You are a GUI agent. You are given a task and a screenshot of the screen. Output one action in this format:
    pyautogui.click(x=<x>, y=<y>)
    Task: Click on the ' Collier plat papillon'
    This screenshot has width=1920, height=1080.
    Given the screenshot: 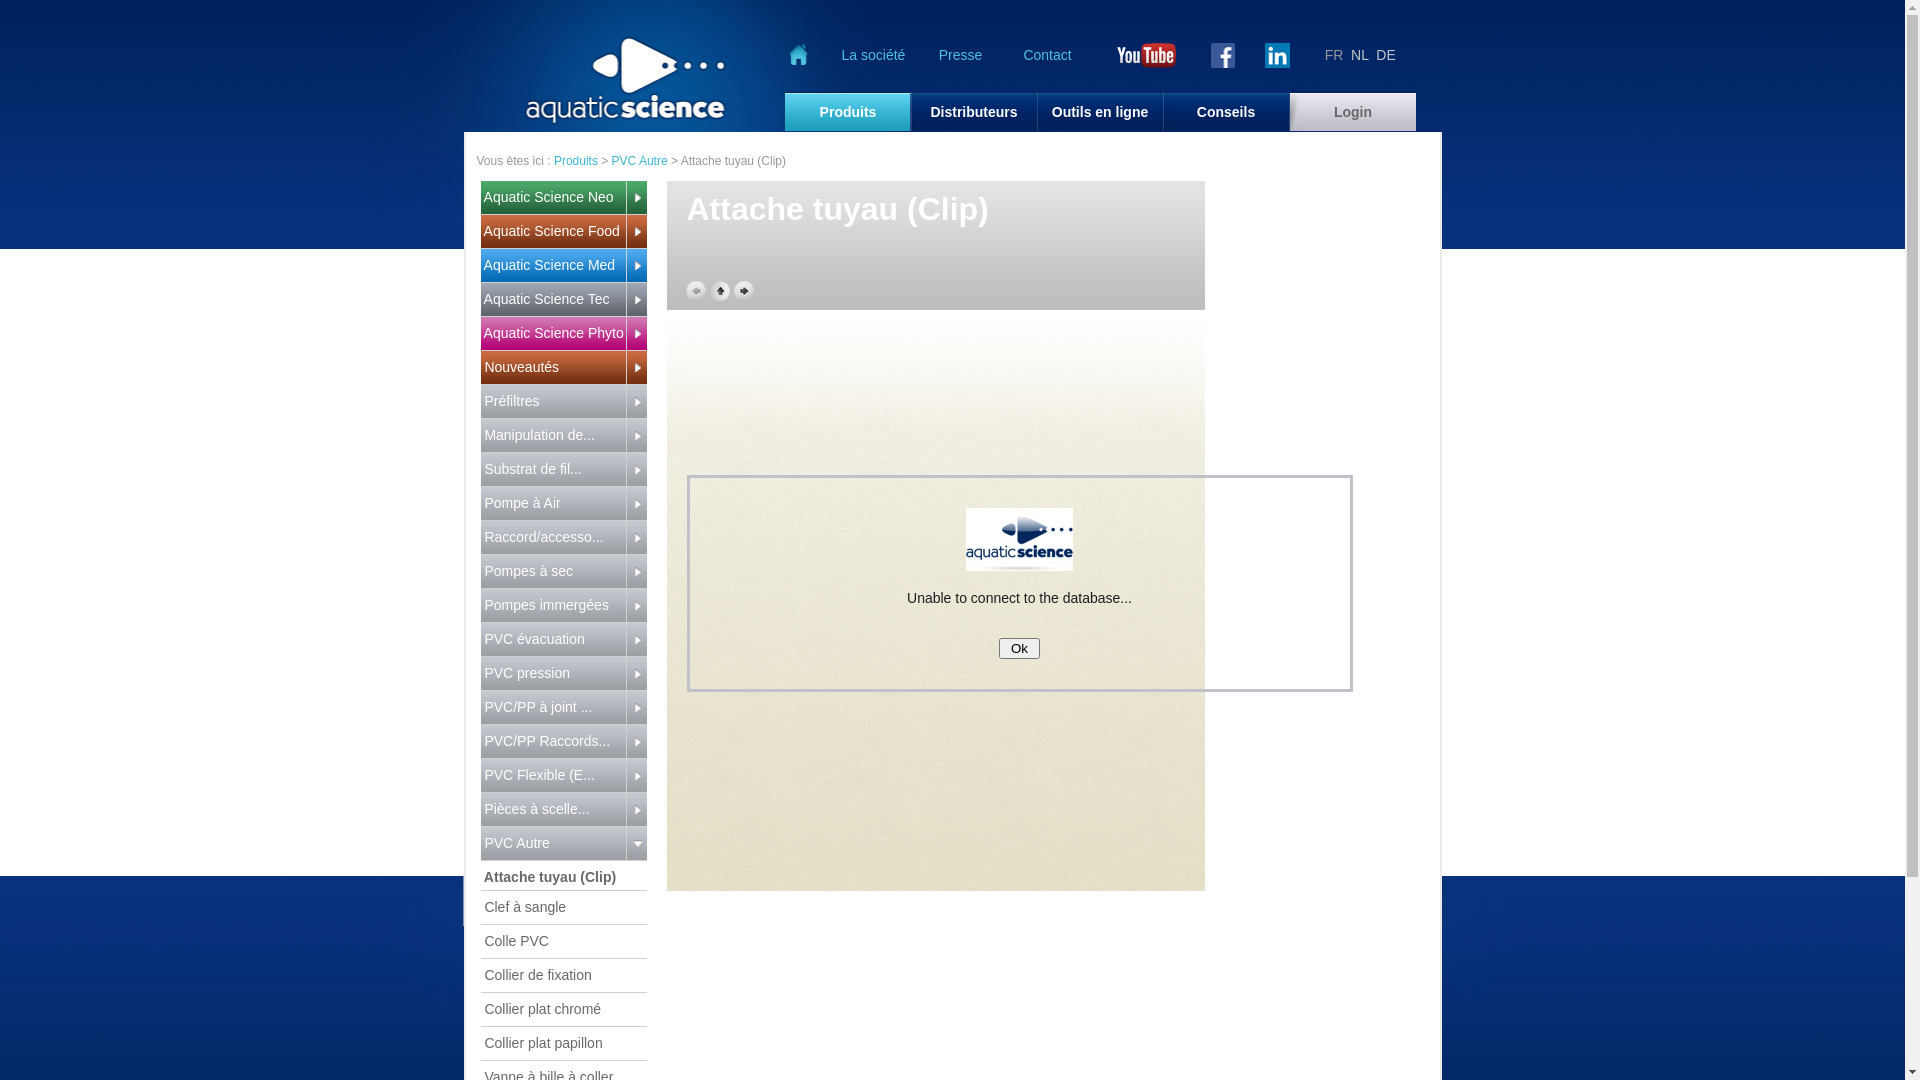 What is the action you would take?
    pyautogui.click(x=561, y=1043)
    